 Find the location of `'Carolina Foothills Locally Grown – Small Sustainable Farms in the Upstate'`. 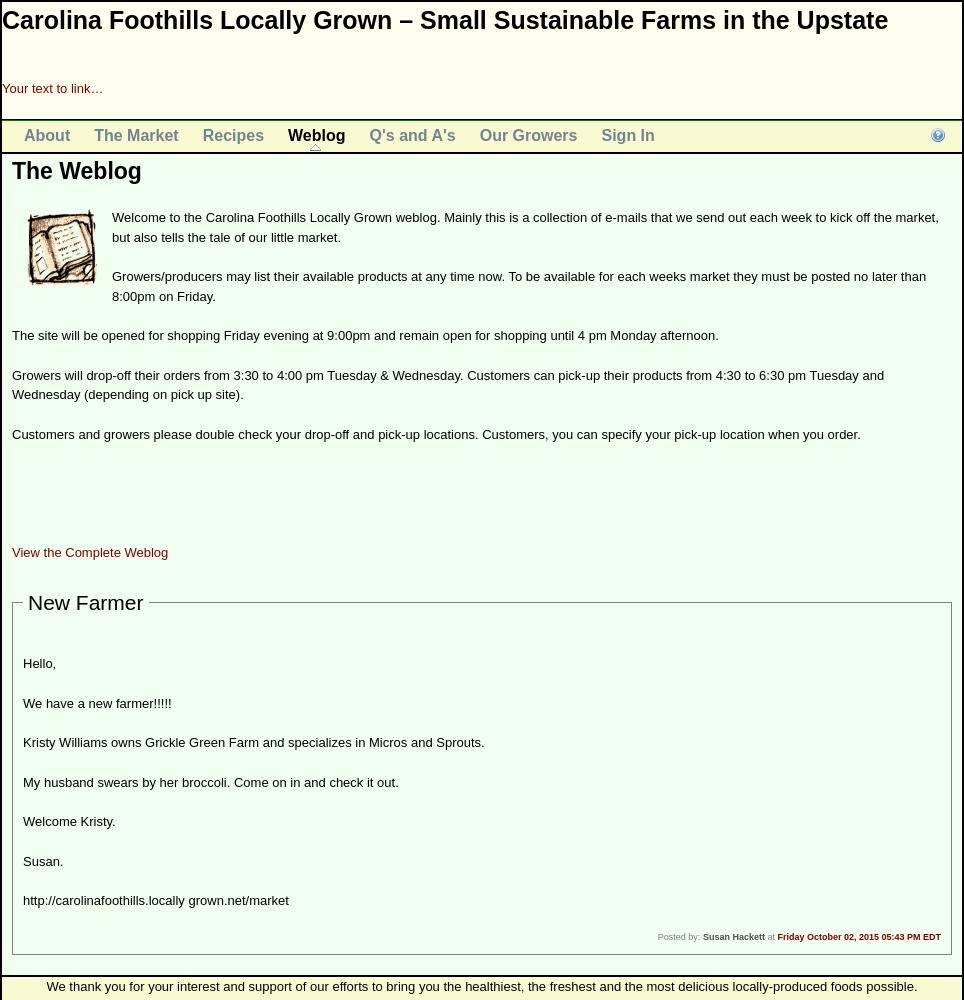

'Carolina Foothills Locally Grown – Small Sustainable Farms in the Upstate' is located at coordinates (444, 20).